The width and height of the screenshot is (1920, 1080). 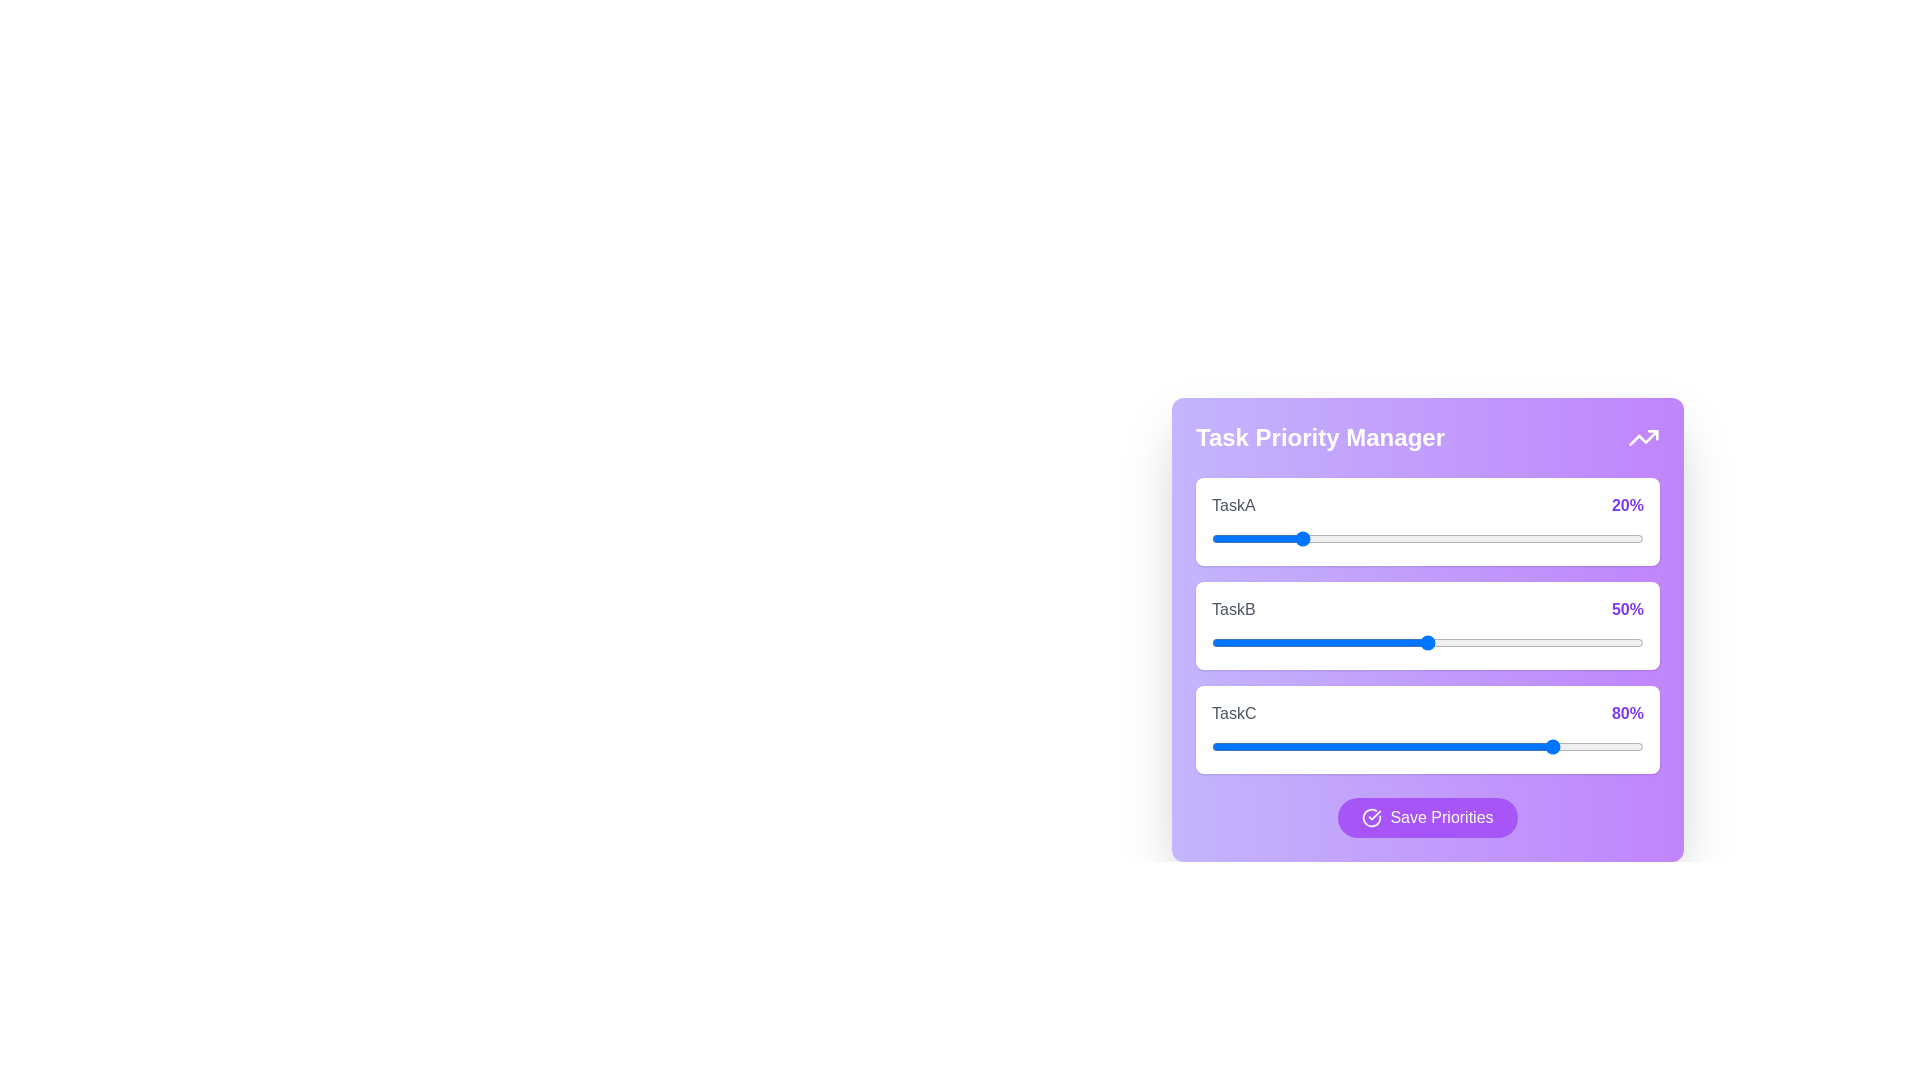 I want to click on the priority of TaskA to 34%, so click(x=1358, y=538).